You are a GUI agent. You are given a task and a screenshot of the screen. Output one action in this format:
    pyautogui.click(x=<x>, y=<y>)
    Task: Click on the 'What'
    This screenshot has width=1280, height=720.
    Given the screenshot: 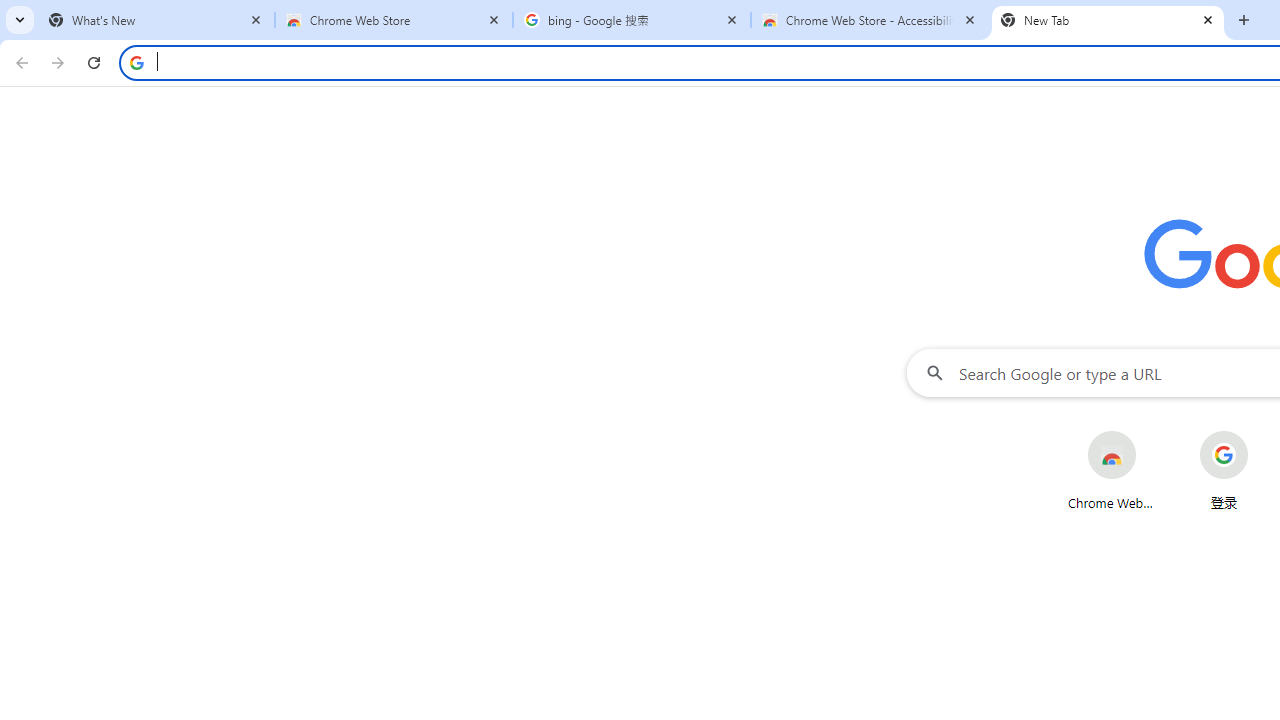 What is the action you would take?
    pyautogui.click(x=155, y=20)
    